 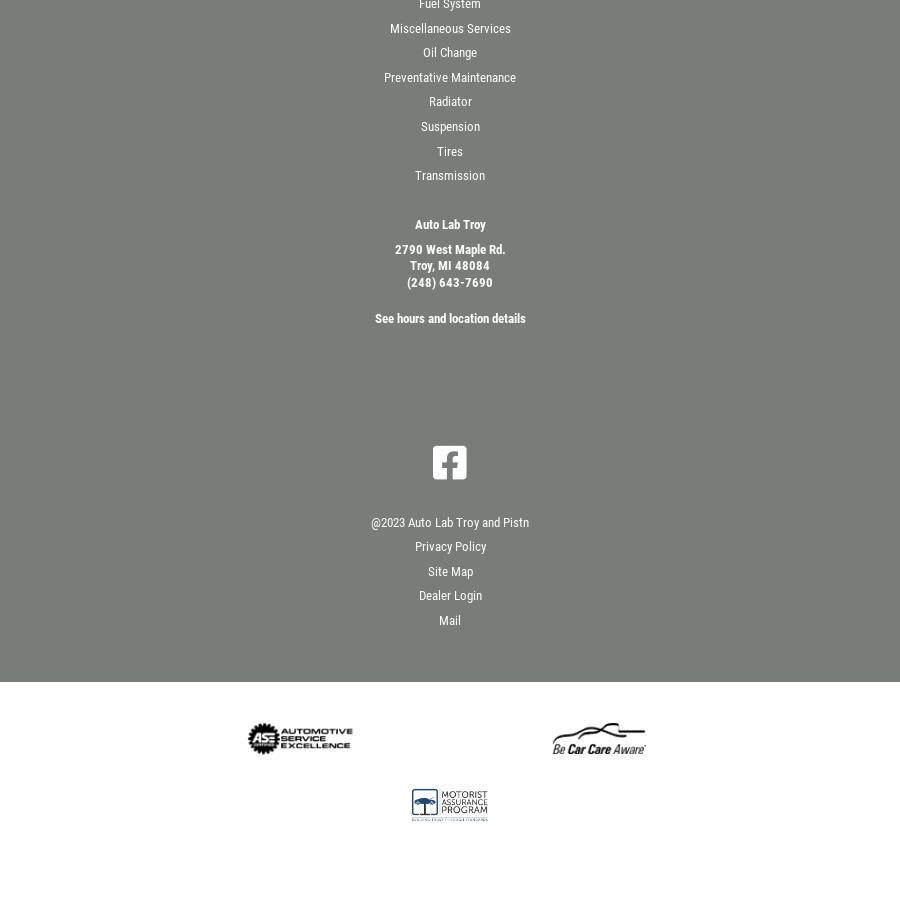 I want to click on 'Site Map', so click(x=449, y=569).